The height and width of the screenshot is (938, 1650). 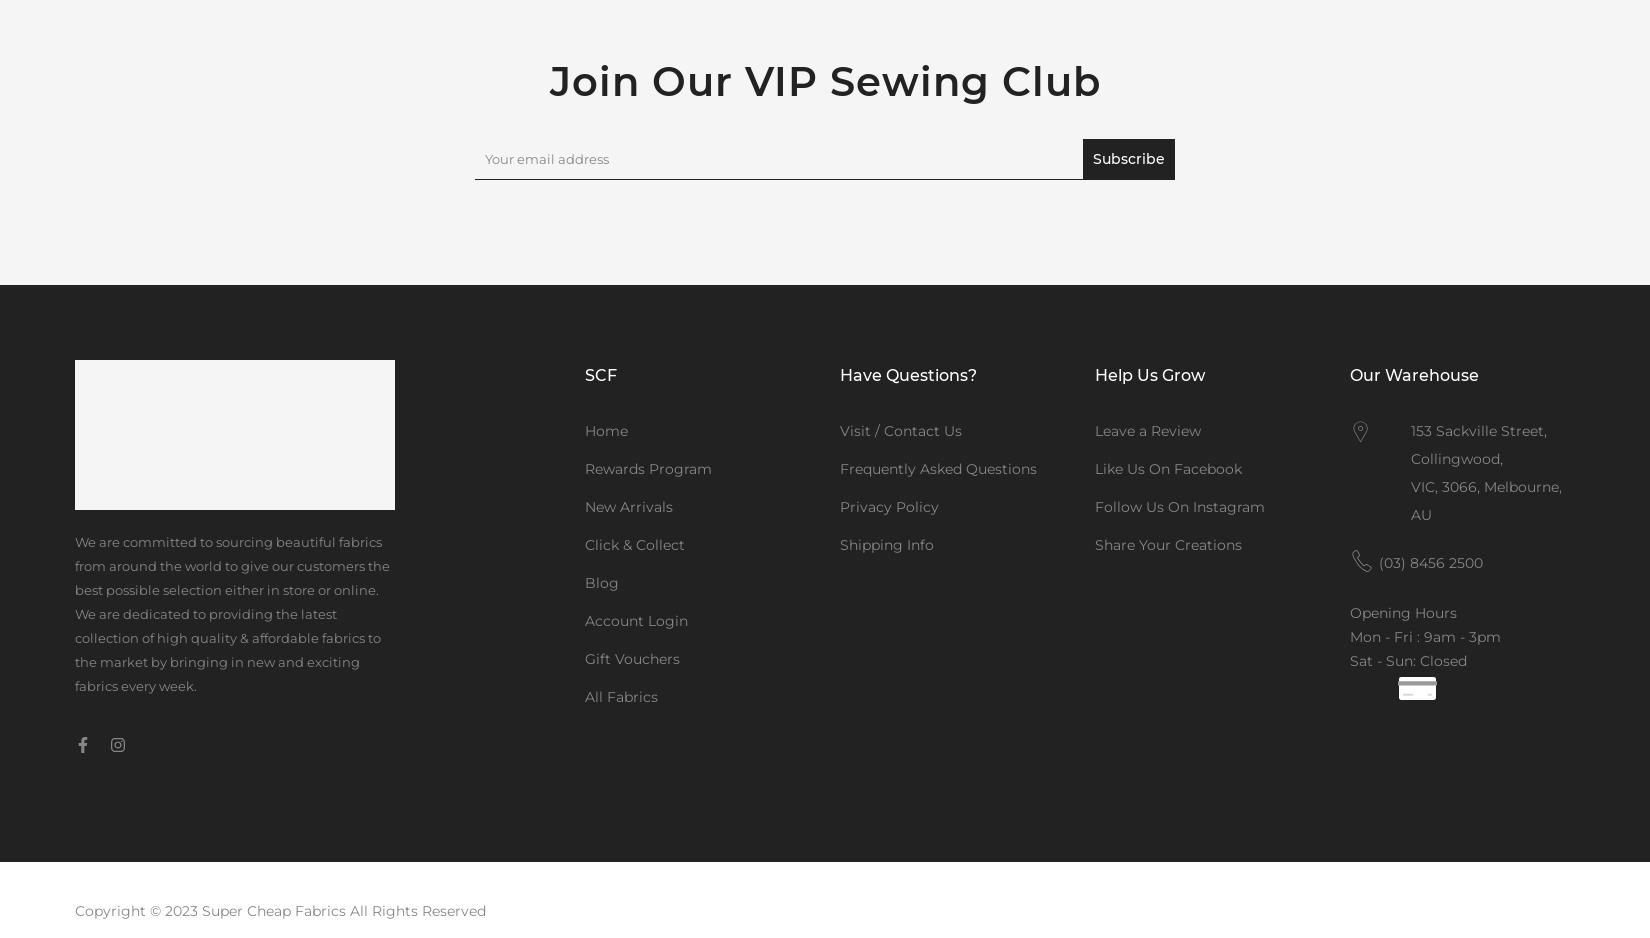 I want to click on 'Home', so click(x=605, y=431).